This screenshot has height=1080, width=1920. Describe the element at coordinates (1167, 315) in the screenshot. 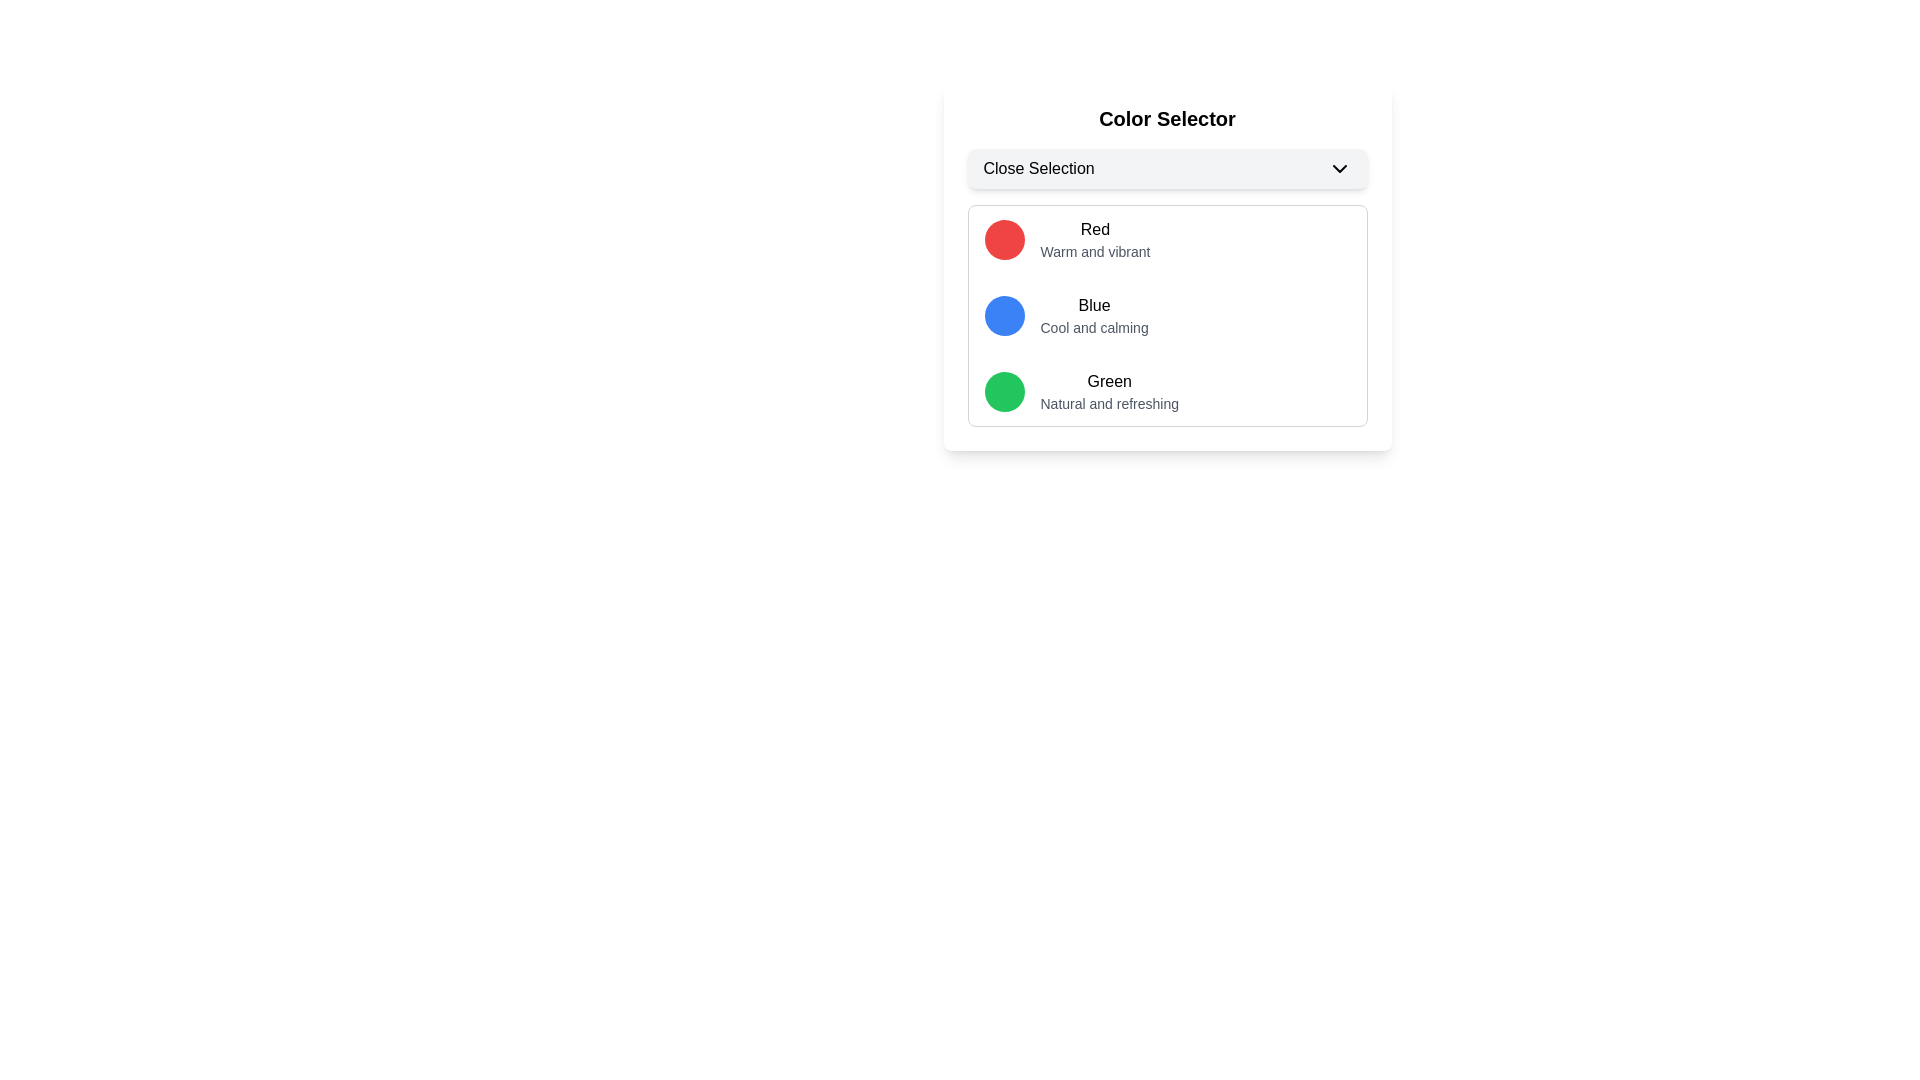

I see `the color selection menu item` at that location.